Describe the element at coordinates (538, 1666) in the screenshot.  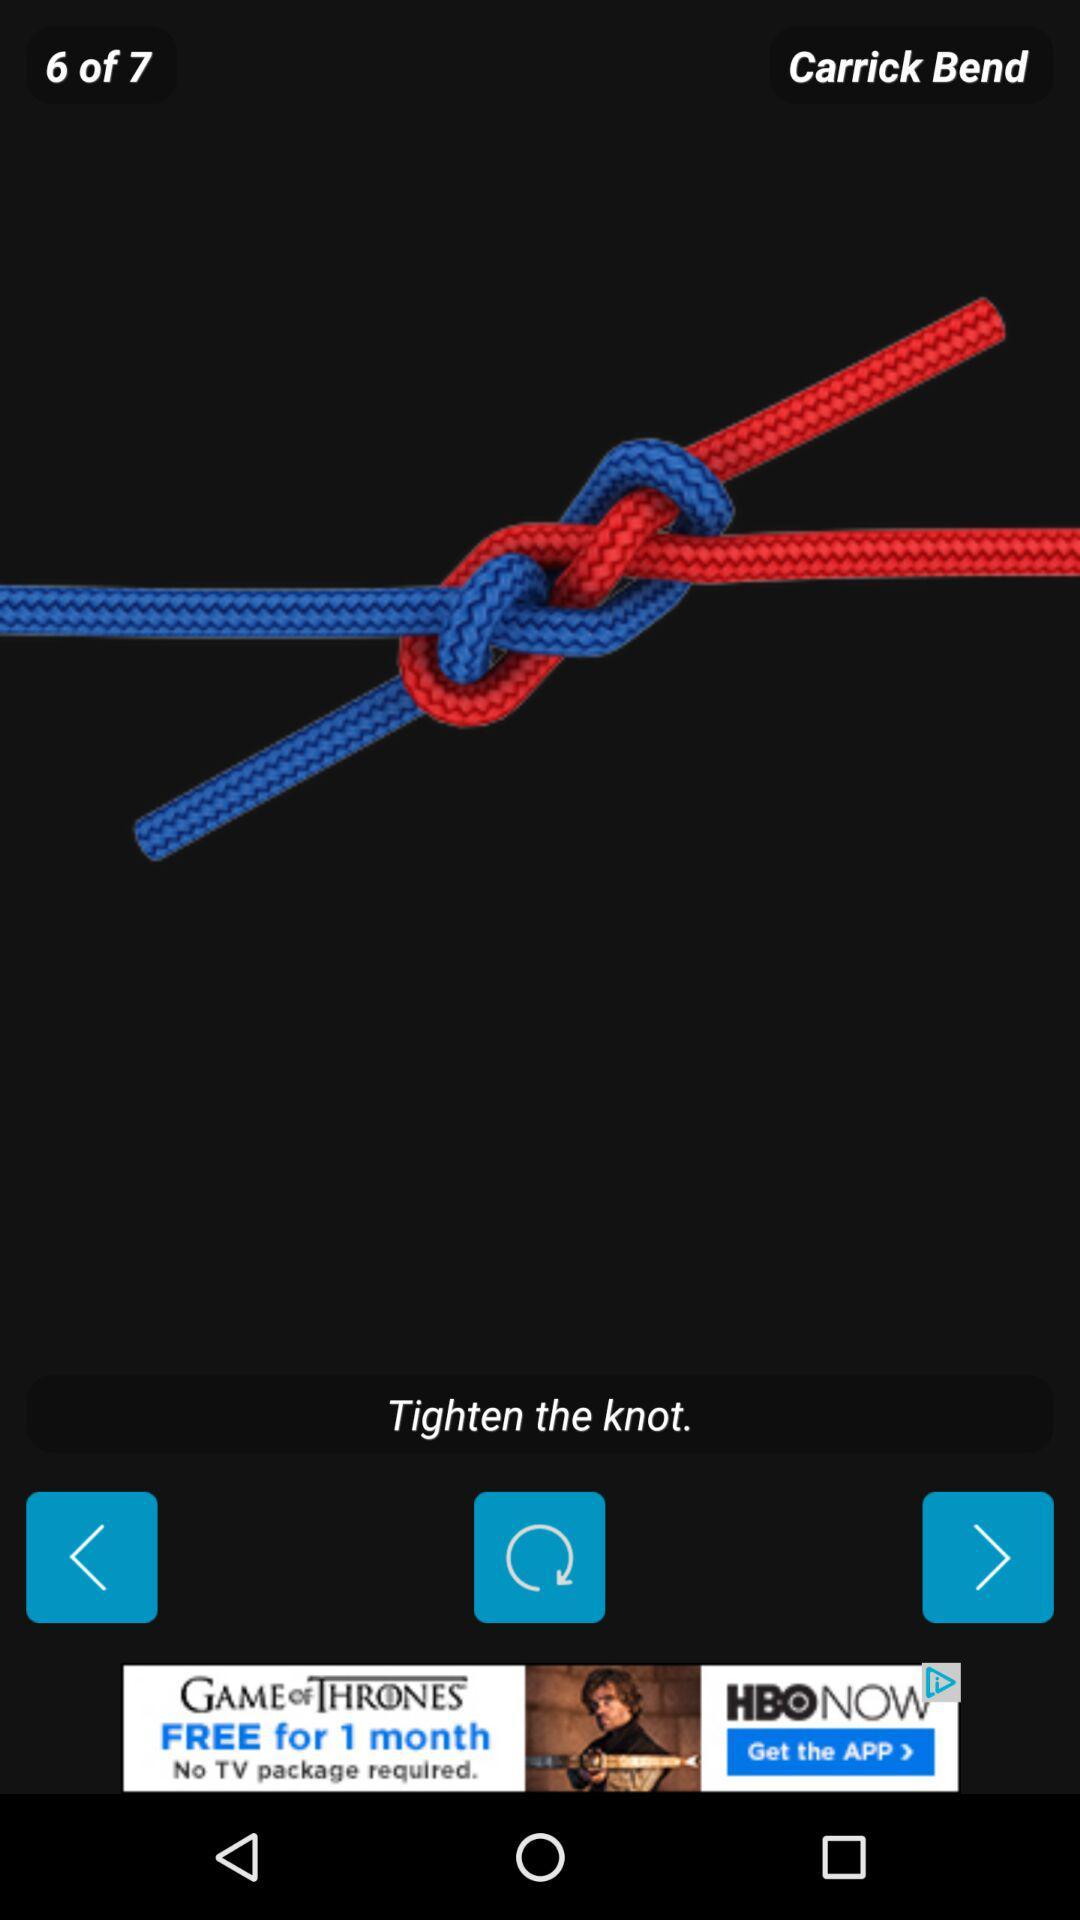
I see `the refresh icon` at that location.